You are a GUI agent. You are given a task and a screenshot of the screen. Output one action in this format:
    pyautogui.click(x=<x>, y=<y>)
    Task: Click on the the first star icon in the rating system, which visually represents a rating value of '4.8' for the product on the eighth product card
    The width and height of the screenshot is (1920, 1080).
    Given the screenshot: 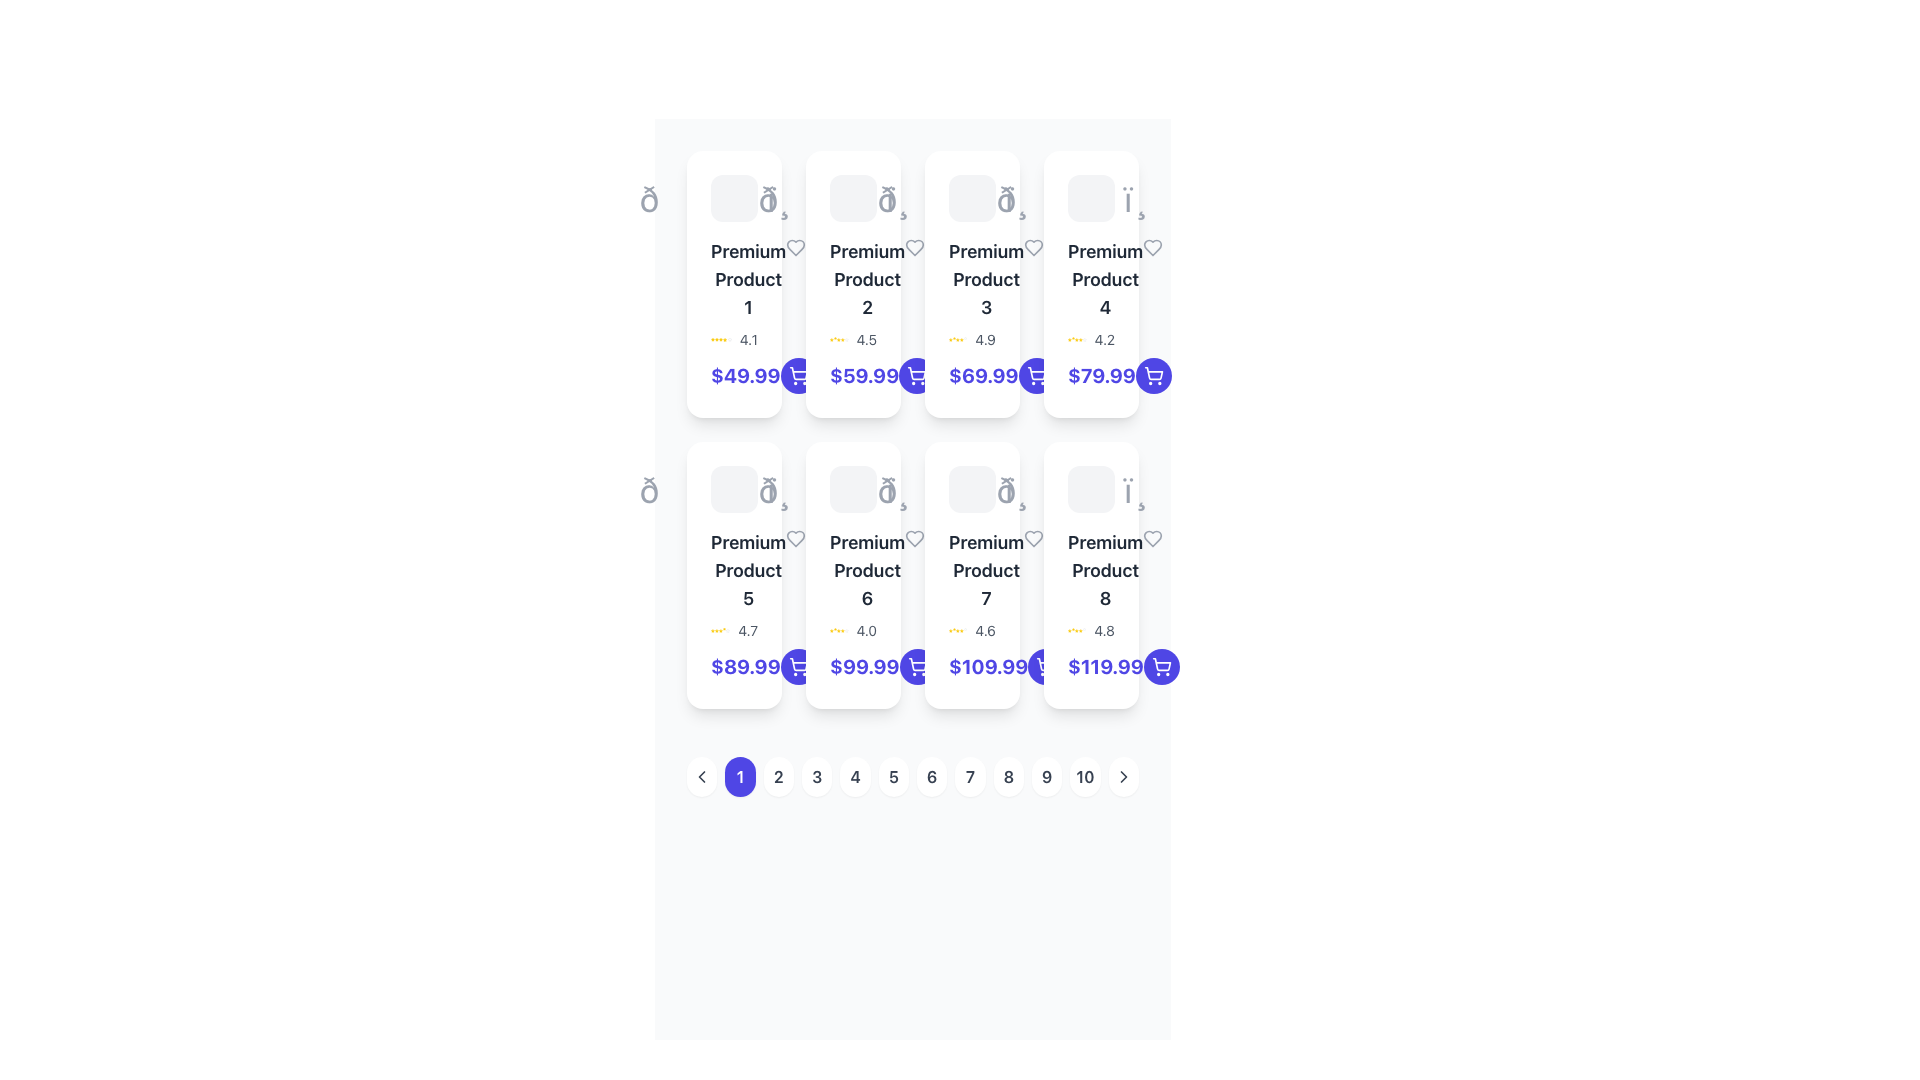 What is the action you would take?
    pyautogui.click(x=1068, y=631)
    